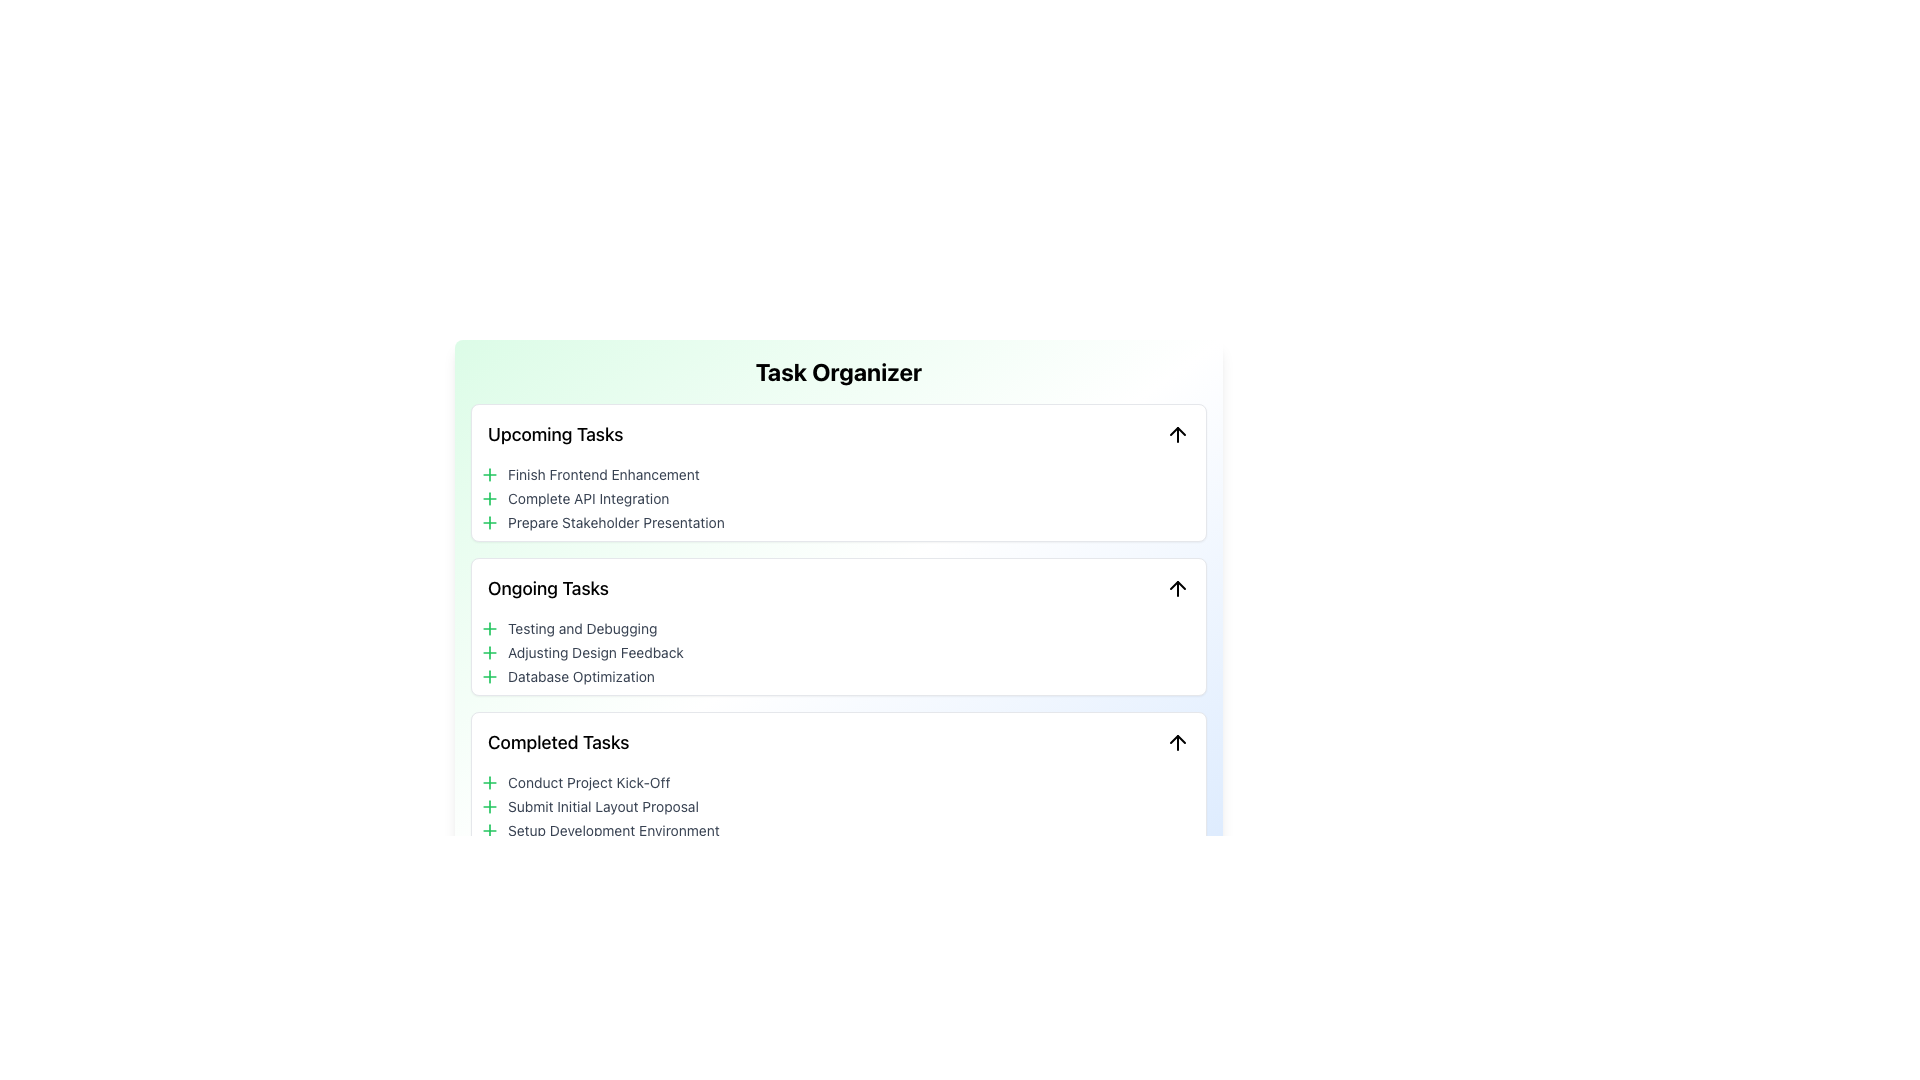 The height and width of the screenshot is (1080, 1920). What do you see at coordinates (615, 522) in the screenshot?
I see `the text label 'Prepare Stakeholder Presentation' in the 'Upcoming Tasks' section` at bounding box center [615, 522].